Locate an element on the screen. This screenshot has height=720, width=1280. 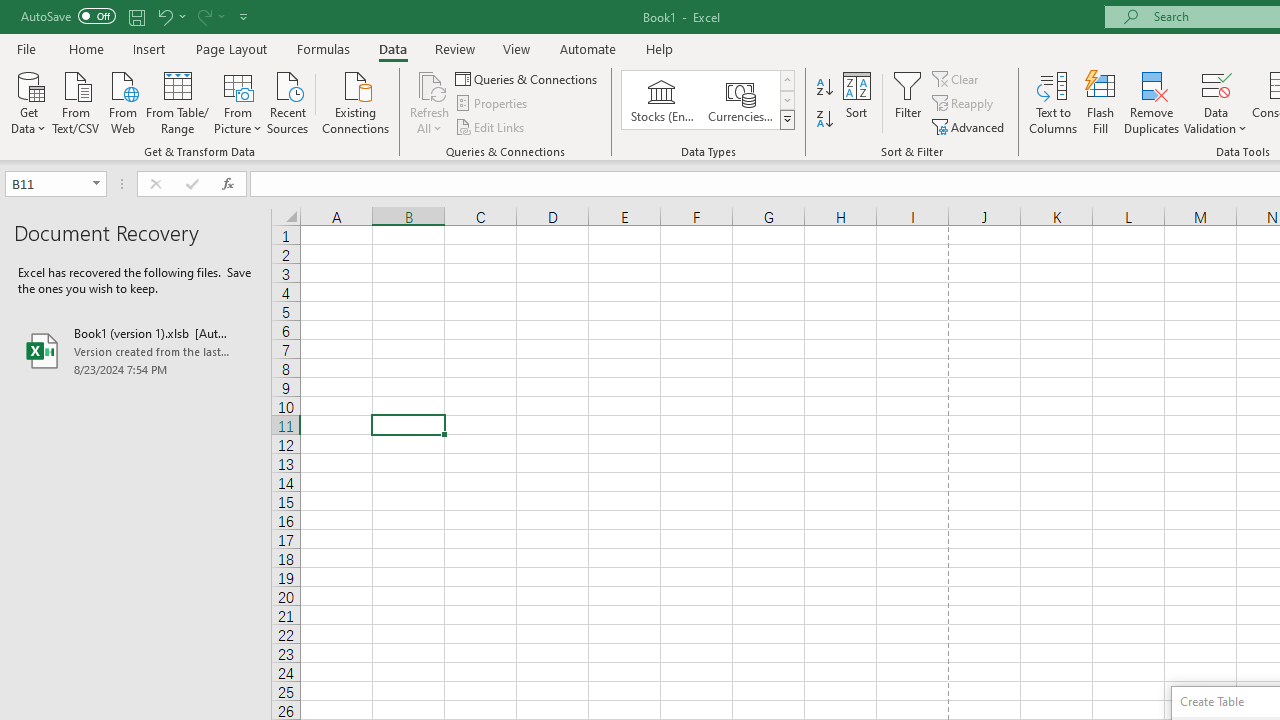
'Filter' is located at coordinates (907, 103).